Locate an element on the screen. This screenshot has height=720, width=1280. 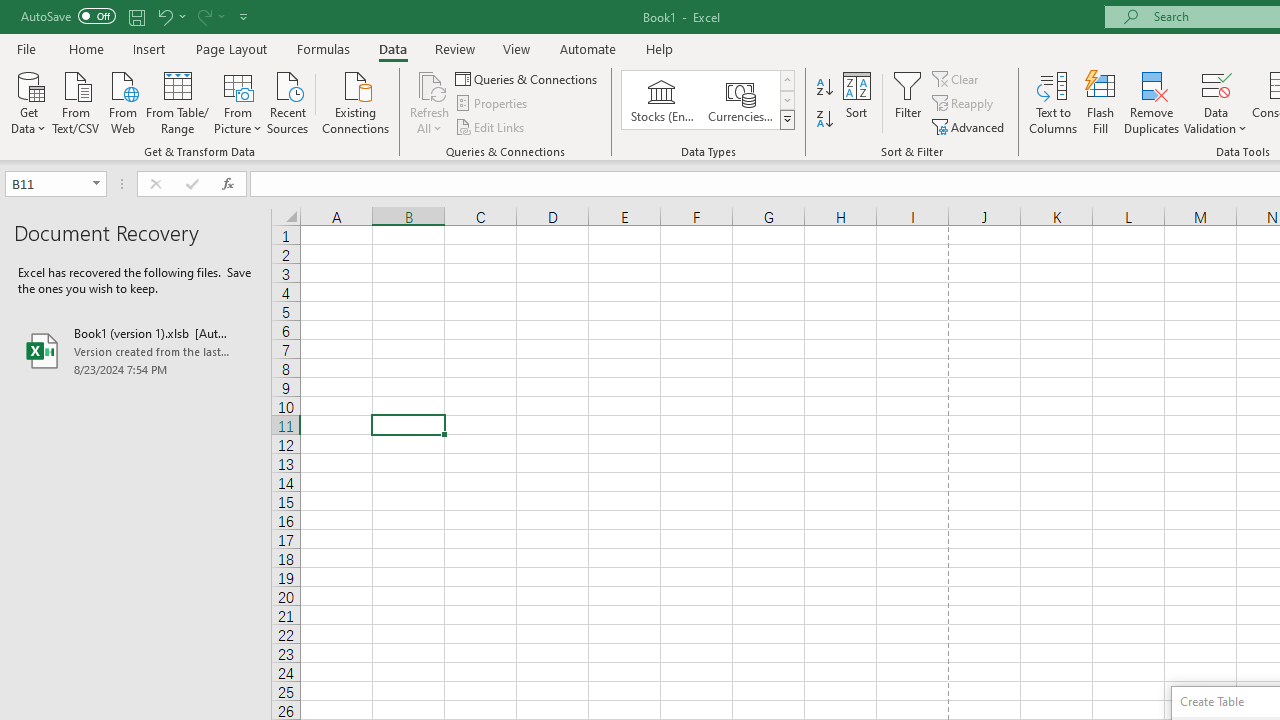
'Filter' is located at coordinates (907, 103).